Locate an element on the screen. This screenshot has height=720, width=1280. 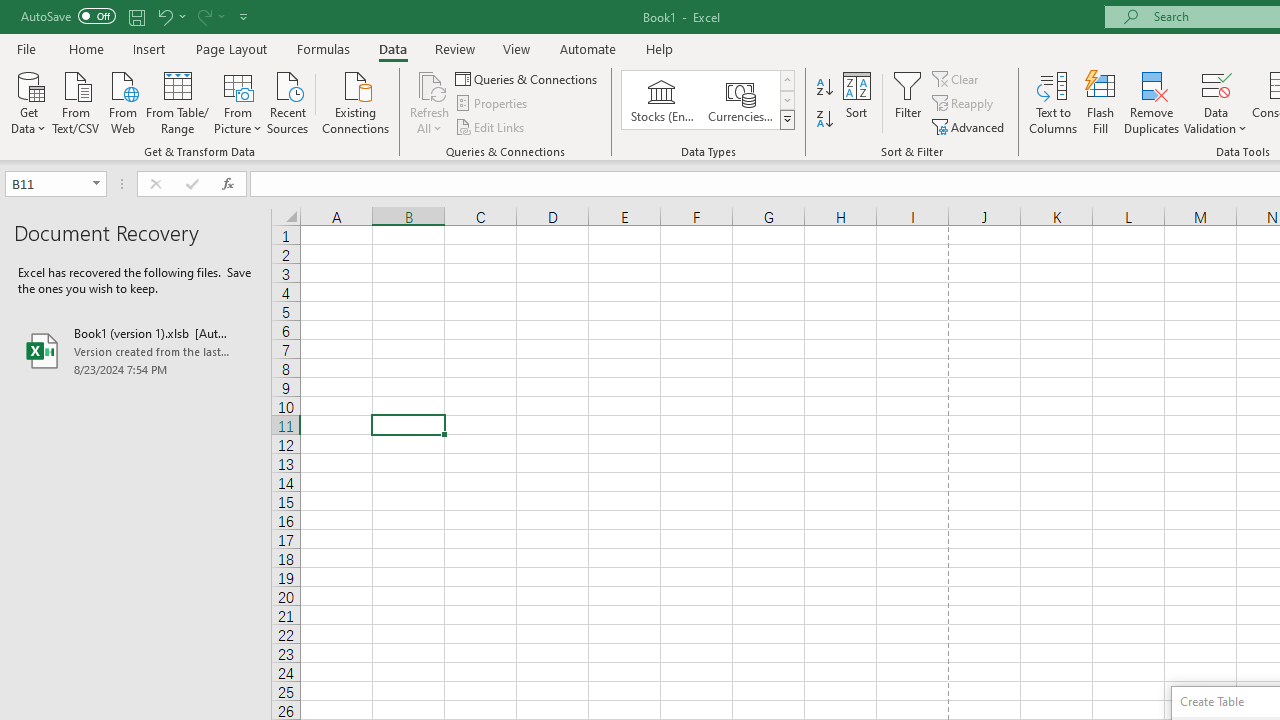
'Filter' is located at coordinates (907, 103).